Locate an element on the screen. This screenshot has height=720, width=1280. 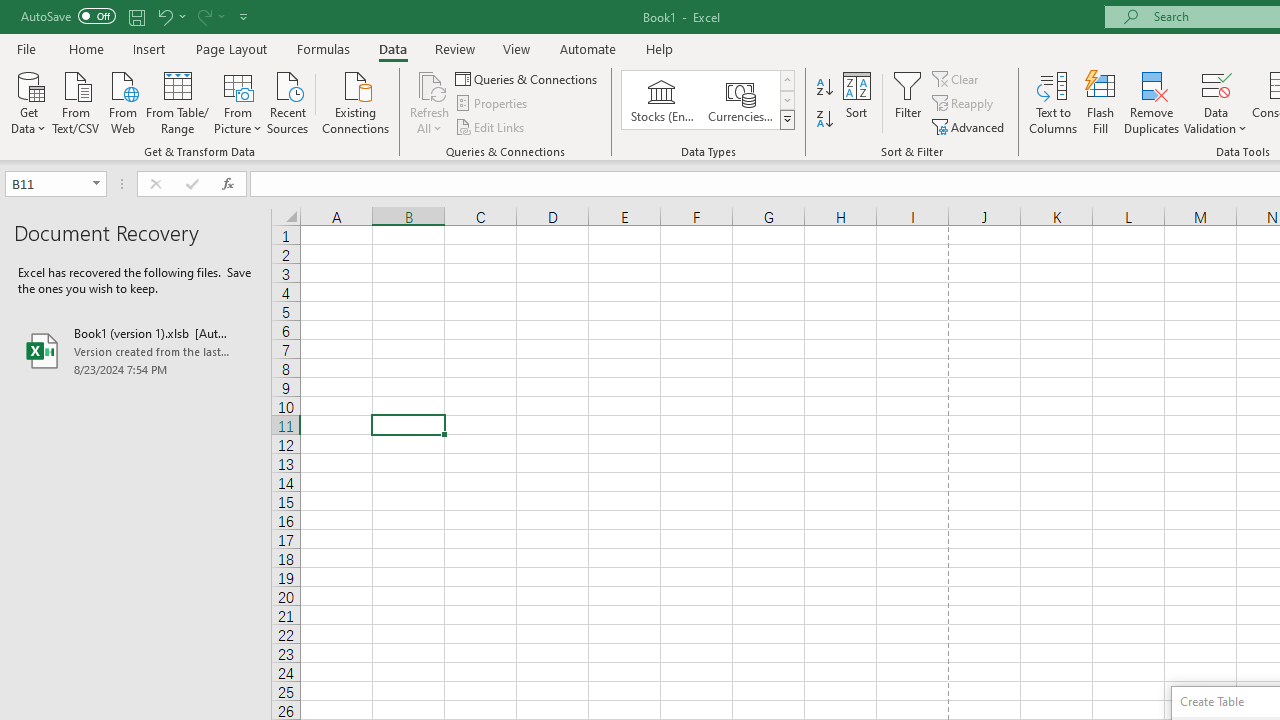
'Filter' is located at coordinates (907, 103).